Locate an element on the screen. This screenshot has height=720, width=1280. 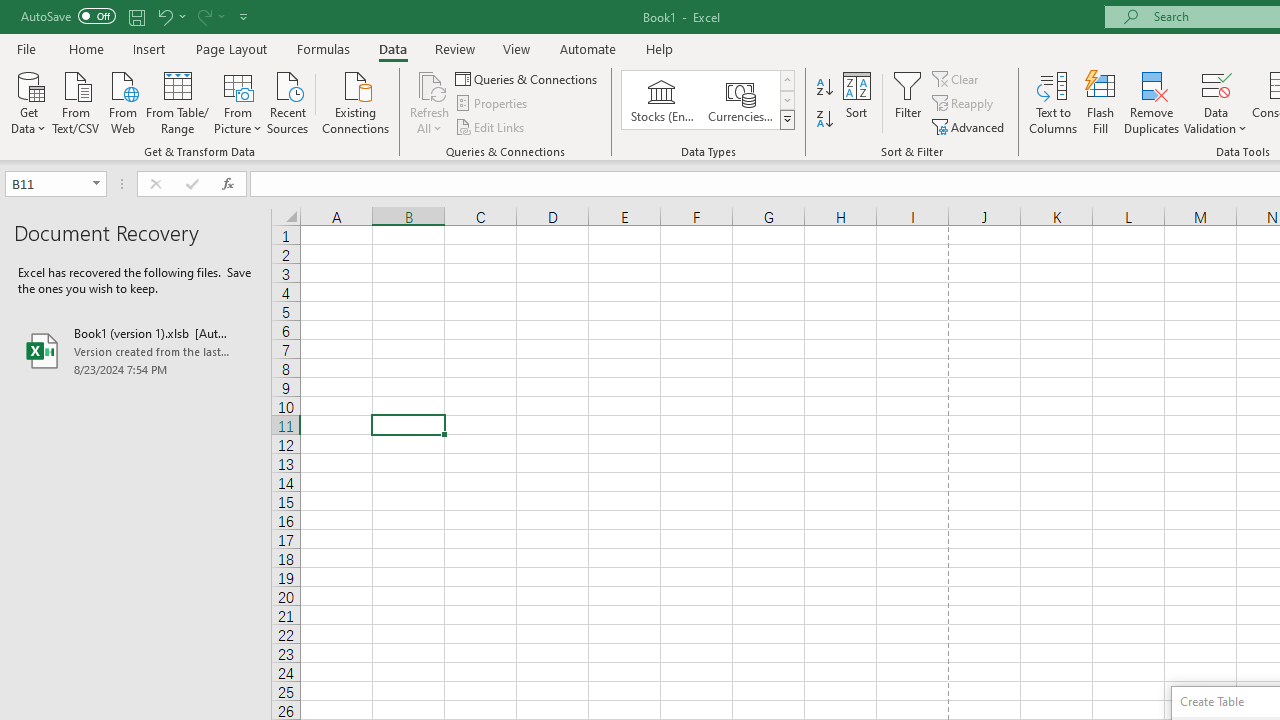
'Filter' is located at coordinates (907, 103).